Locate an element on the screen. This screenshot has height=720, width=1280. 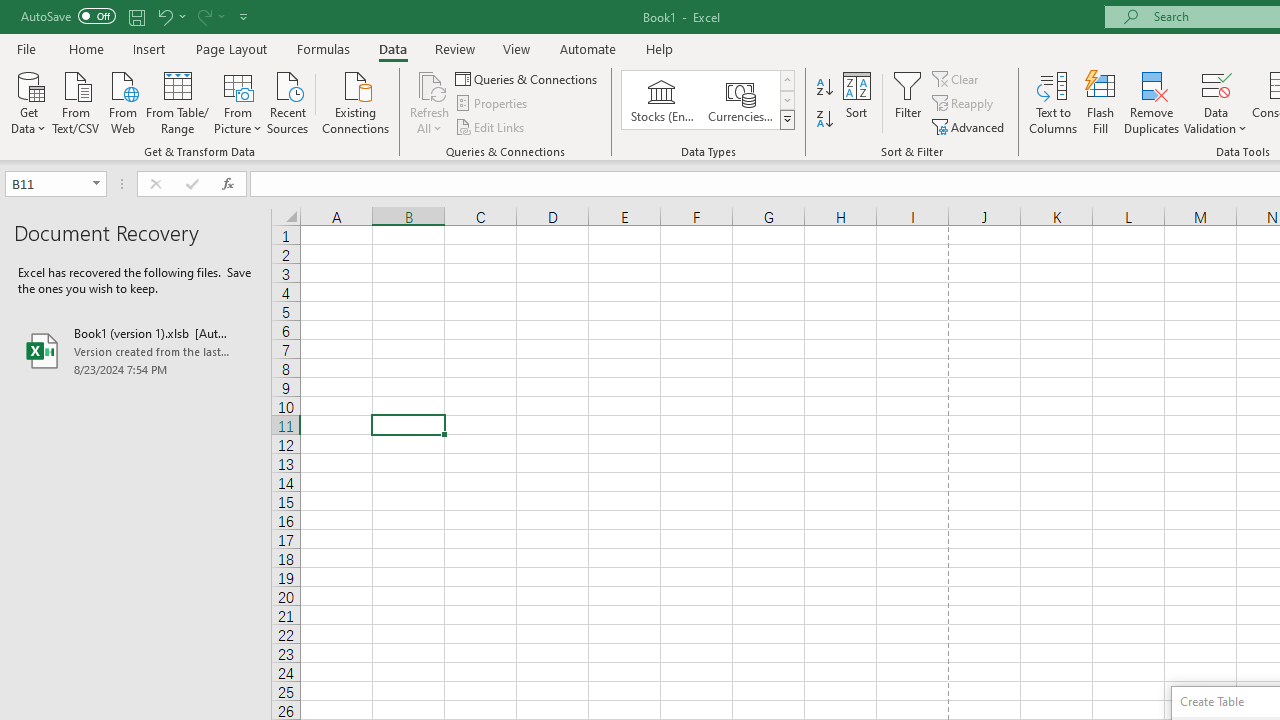
'Filter' is located at coordinates (907, 103).